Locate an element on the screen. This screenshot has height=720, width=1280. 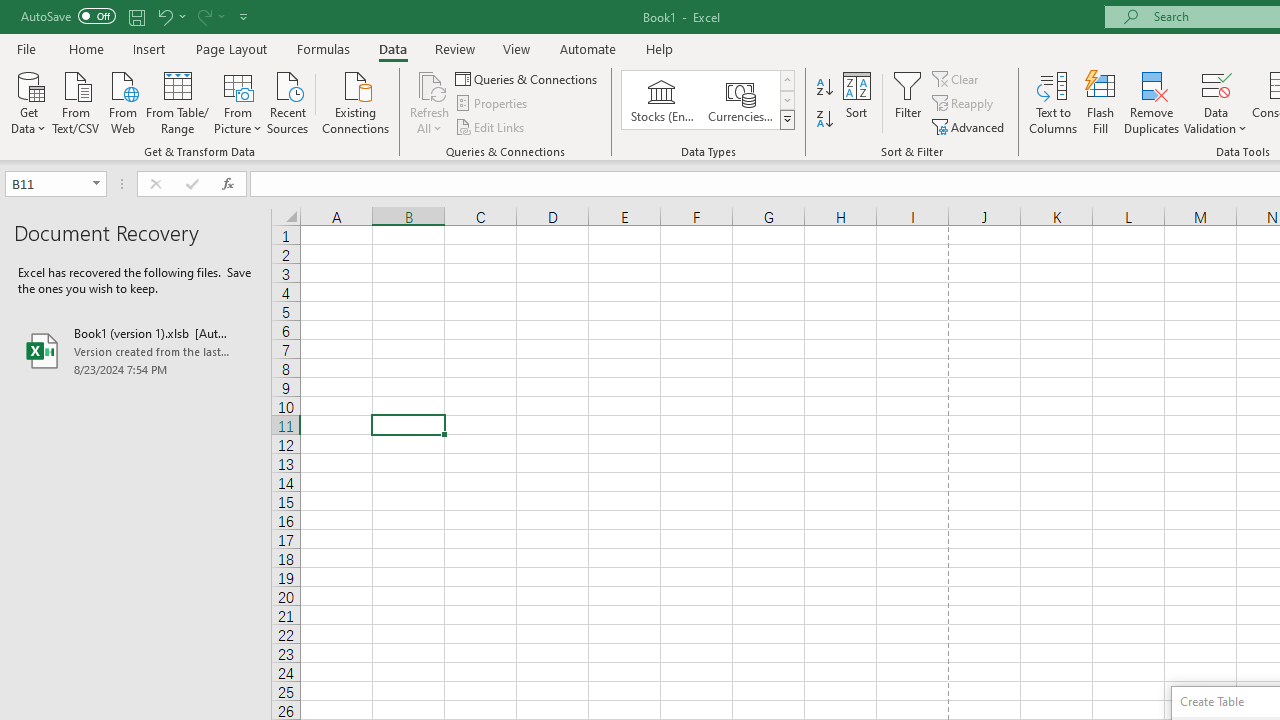
'Filter' is located at coordinates (907, 103).